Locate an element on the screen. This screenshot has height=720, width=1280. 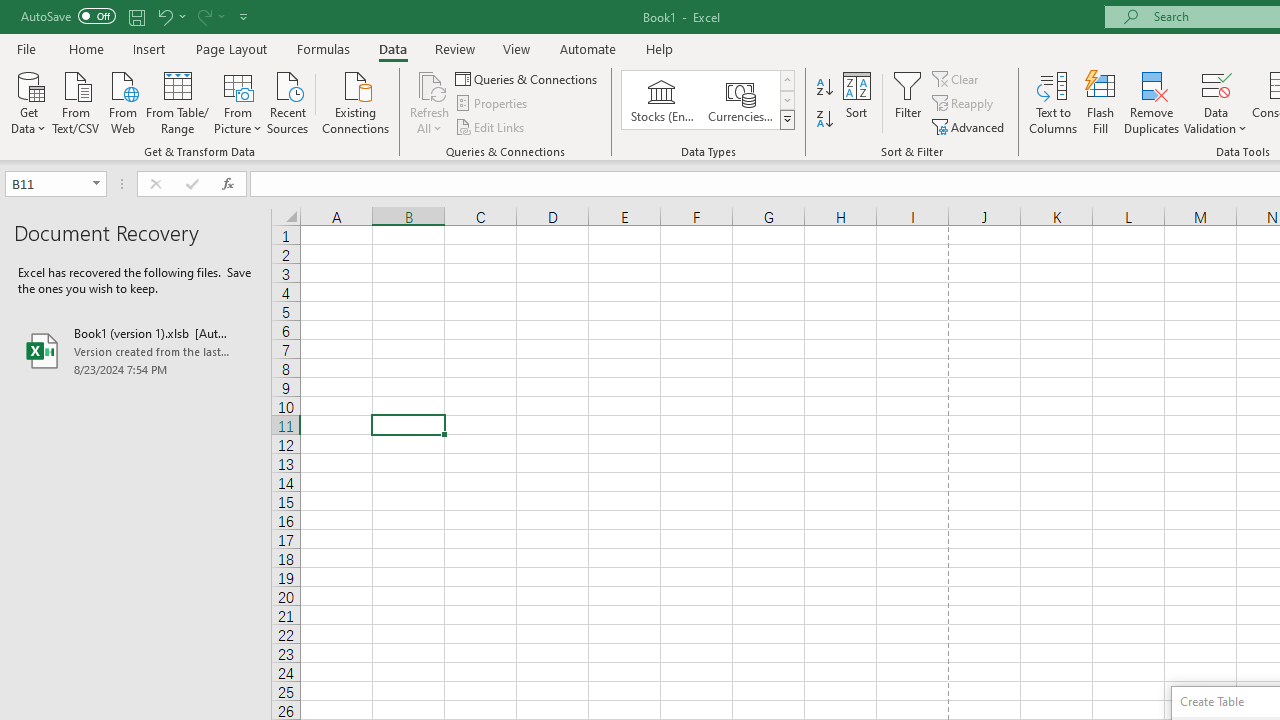
'Filter' is located at coordinates (907, 103).